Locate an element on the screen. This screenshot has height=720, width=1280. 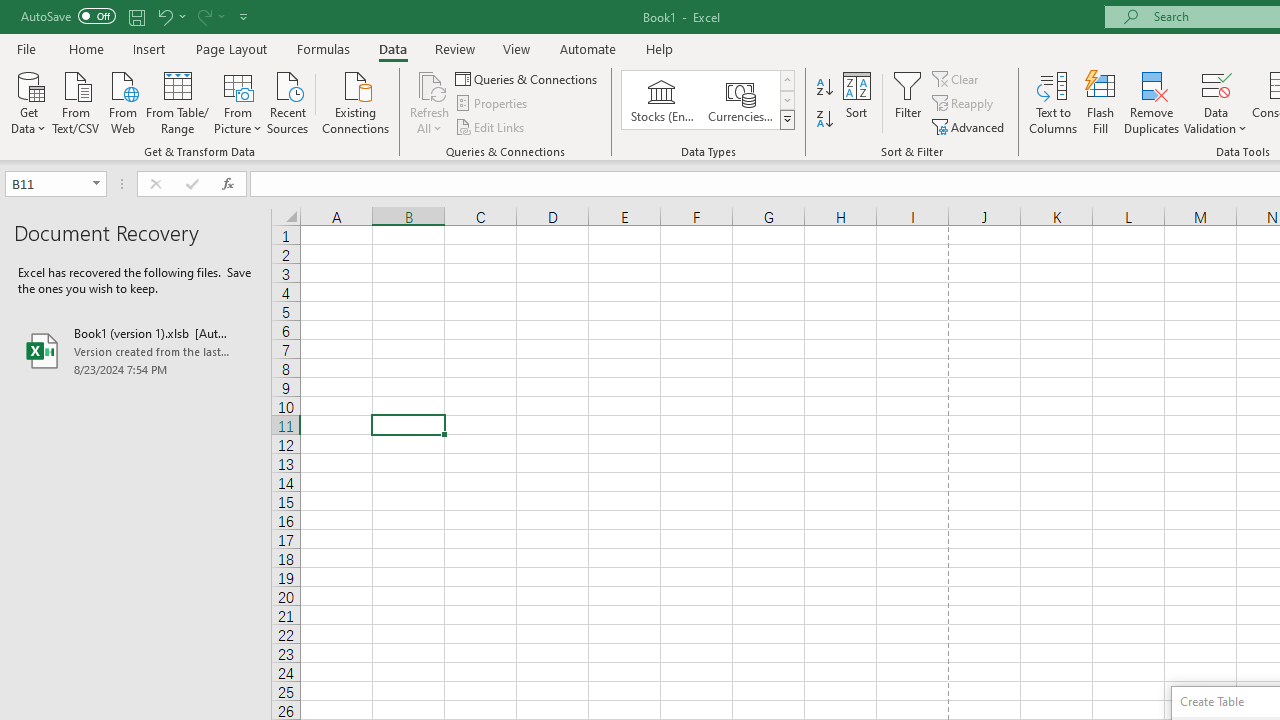
'Filter' is located at coordinates (907, 103).